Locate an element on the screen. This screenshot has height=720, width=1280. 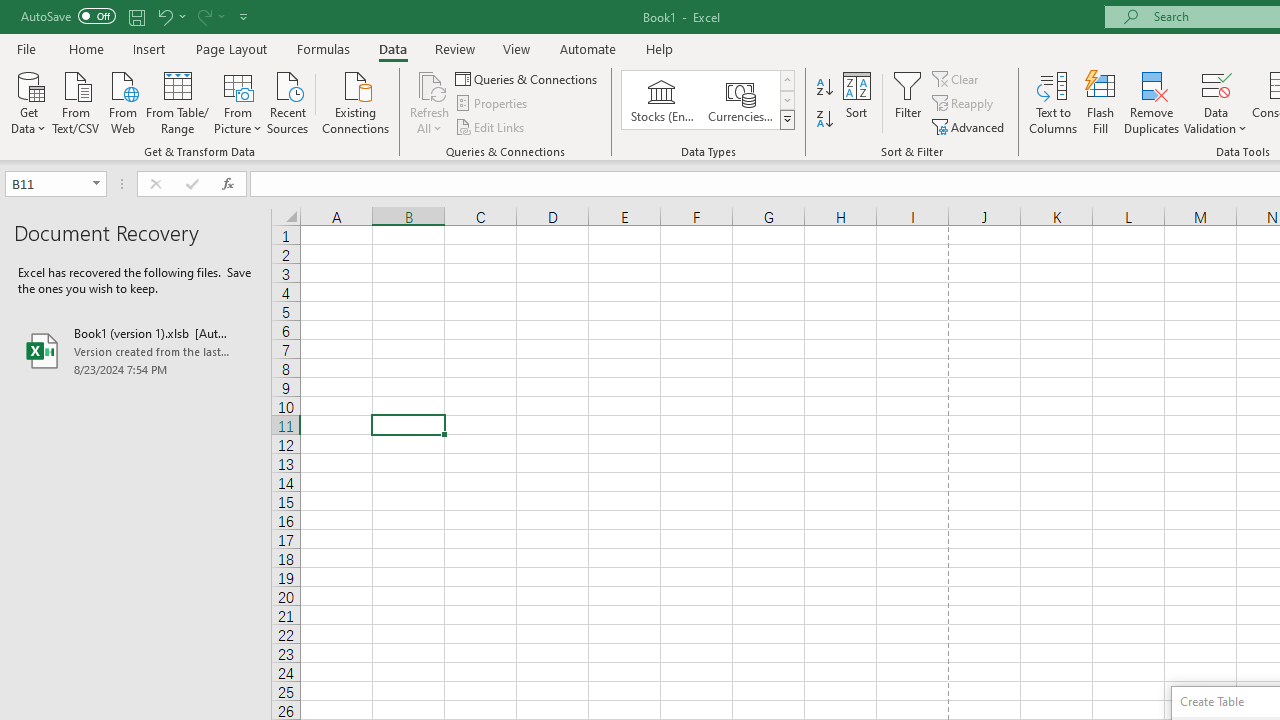
'Filter' is located at coordinates (907, 103).